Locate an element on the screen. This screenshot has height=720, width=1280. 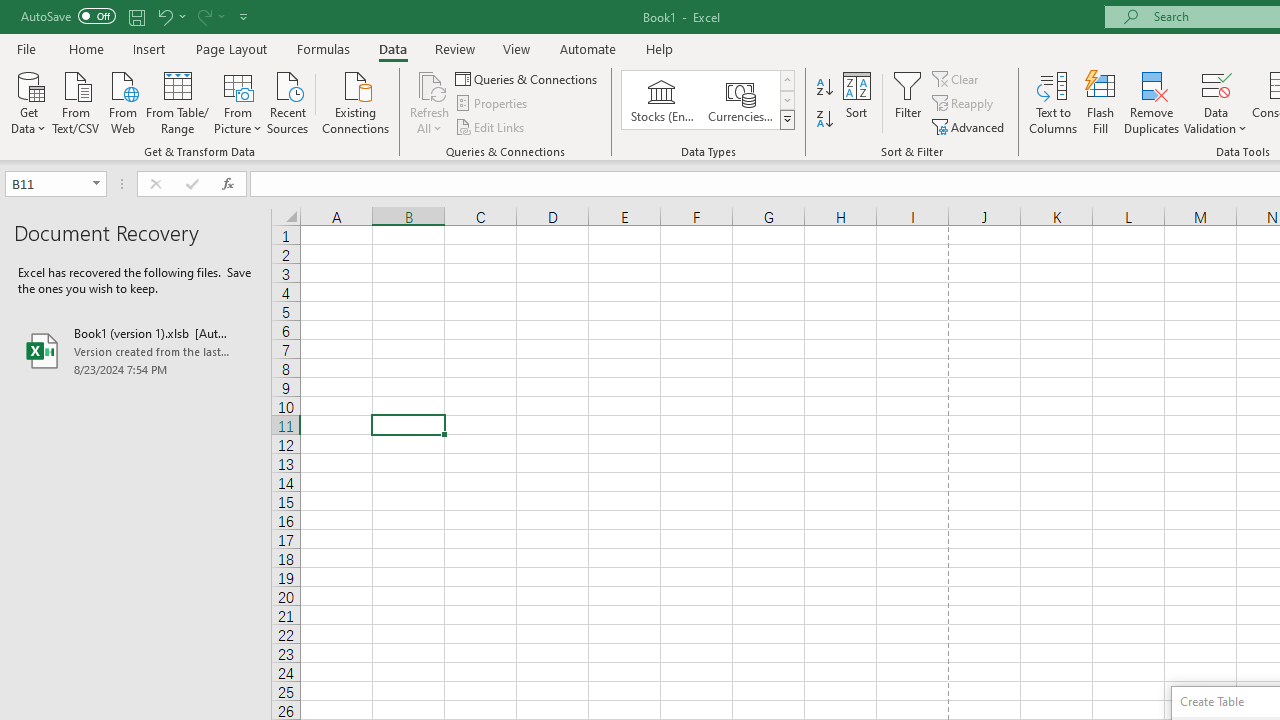
'Filter' is located at coordinates (907, 103).